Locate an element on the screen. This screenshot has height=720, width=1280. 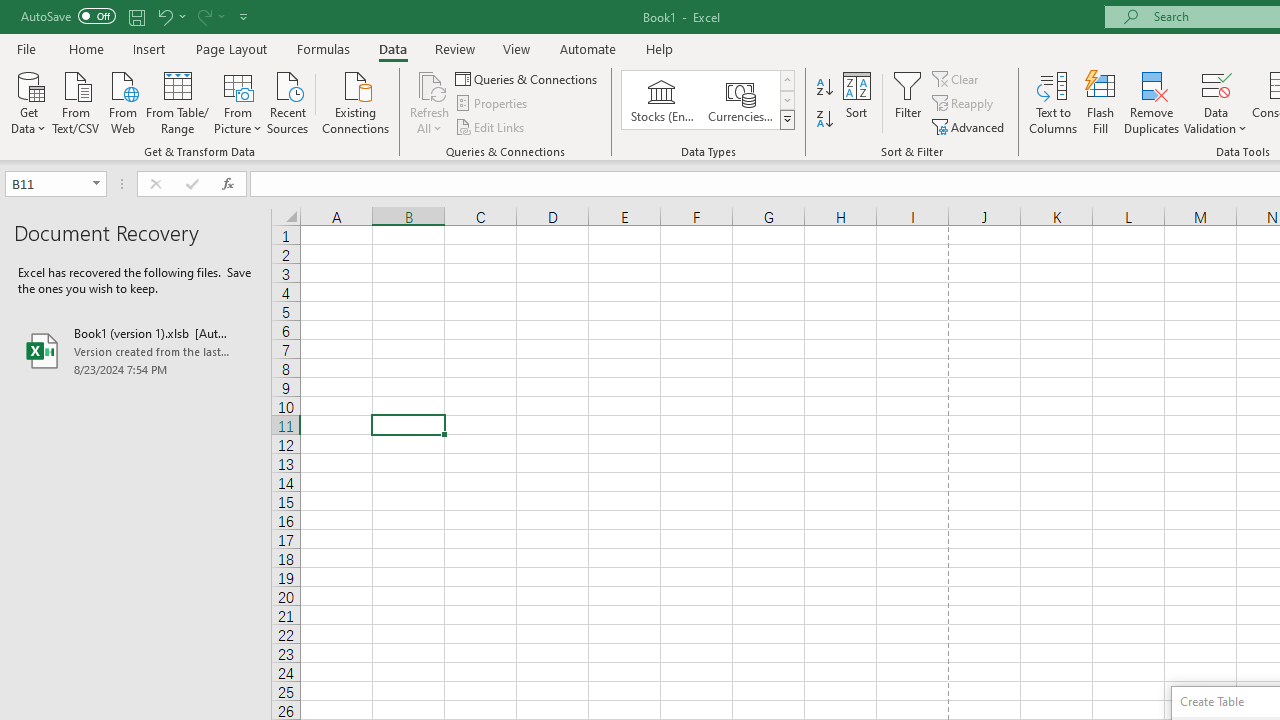
'Filter' is located at coordinates (907, 103).